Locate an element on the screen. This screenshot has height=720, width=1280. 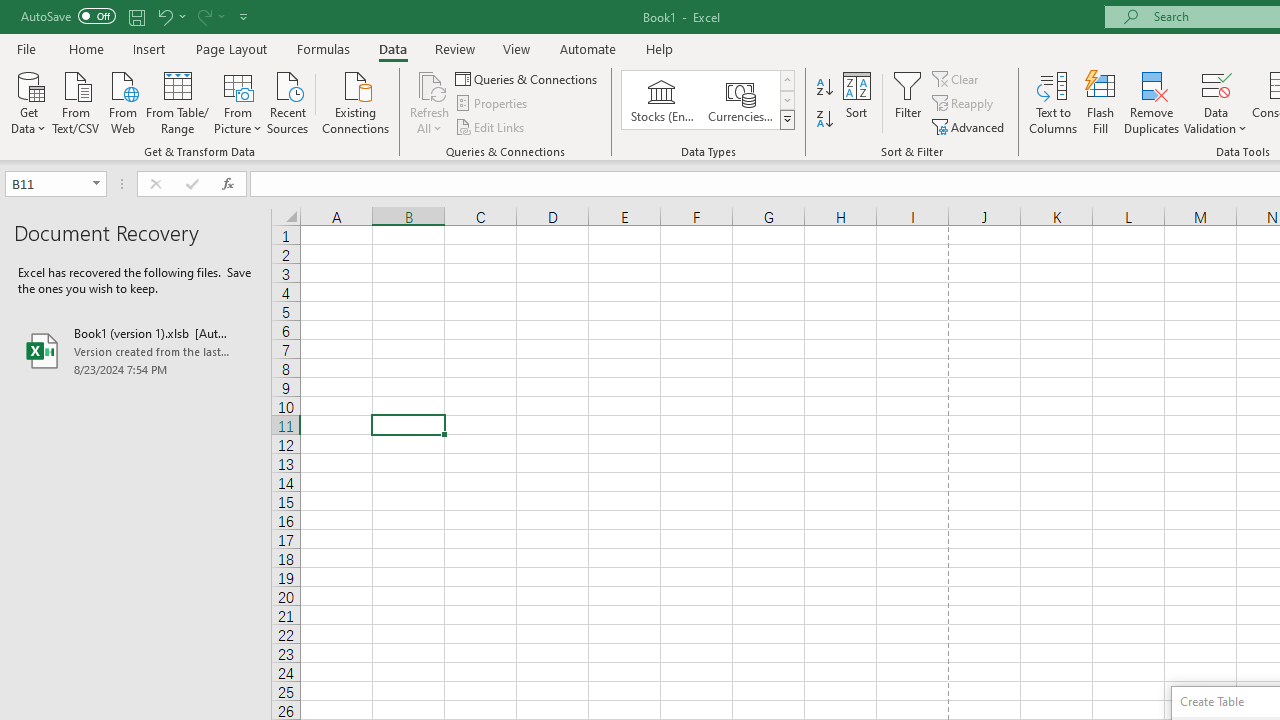
'Filter' is located at coordinates (907, 103).